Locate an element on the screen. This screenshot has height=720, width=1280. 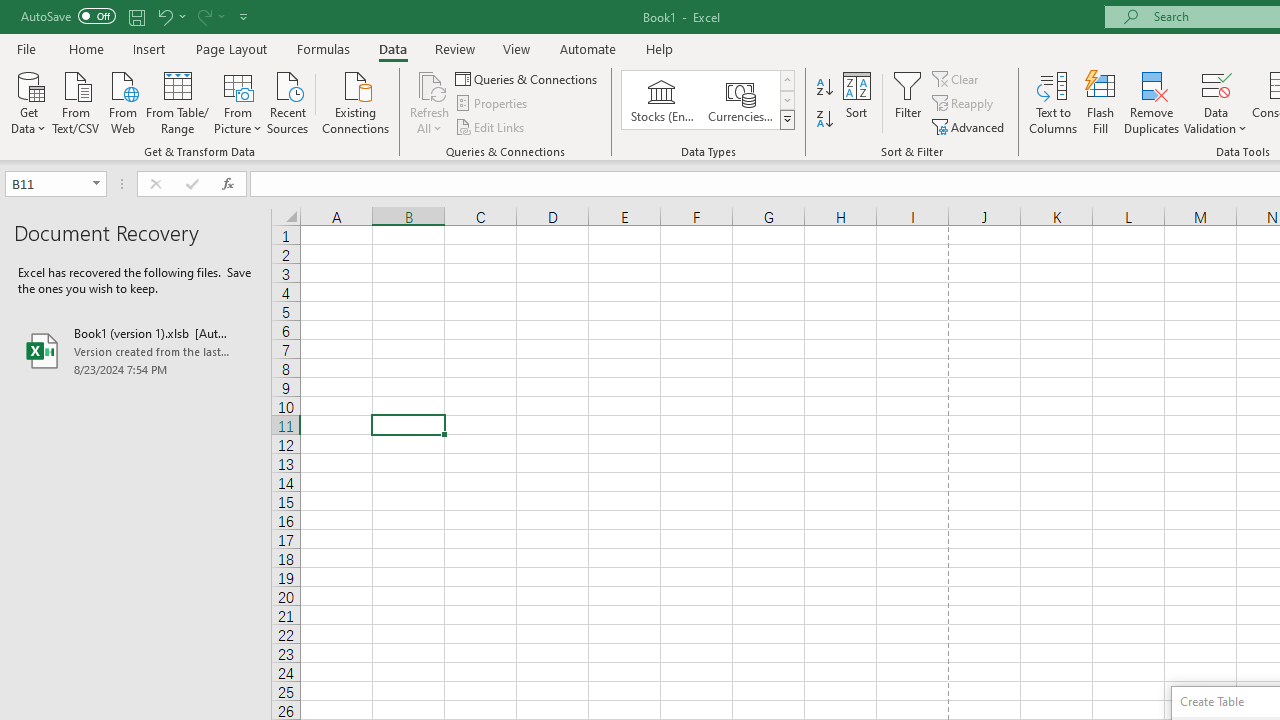
'Filter' is located at coordinates (907, 103).